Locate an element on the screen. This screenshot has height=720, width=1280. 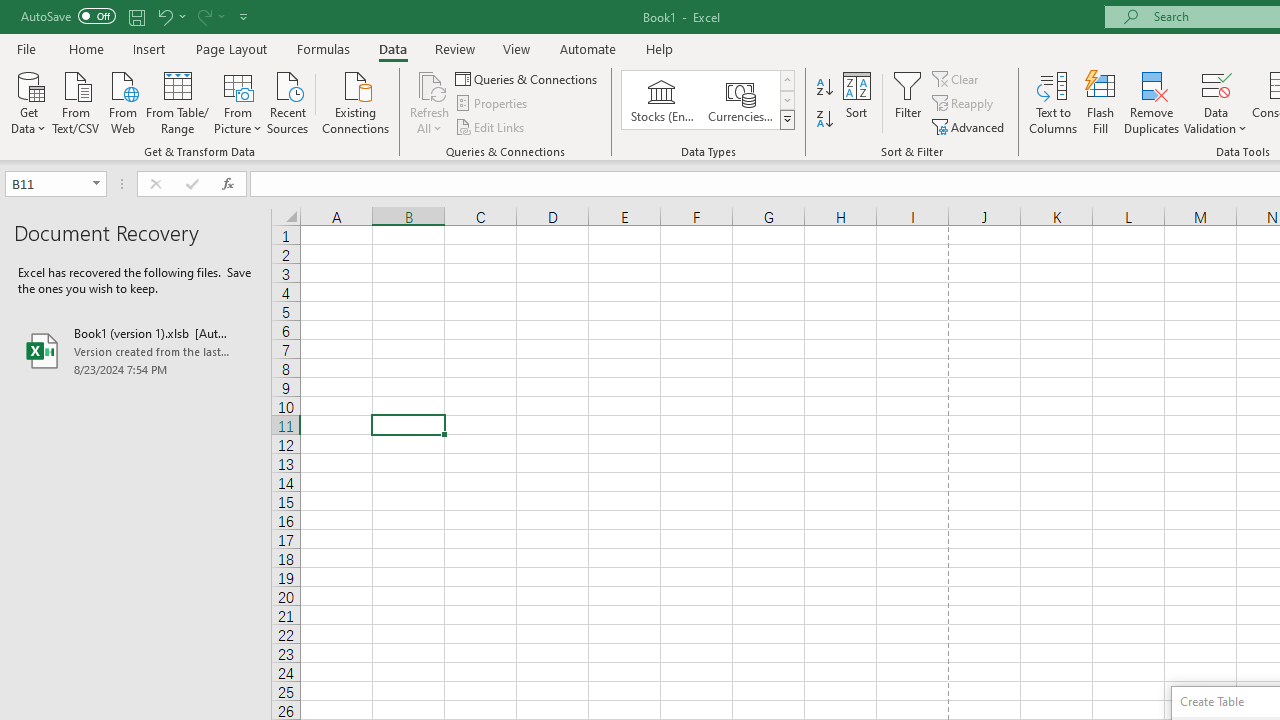
'Filter' is located at coordinates (907, 103).